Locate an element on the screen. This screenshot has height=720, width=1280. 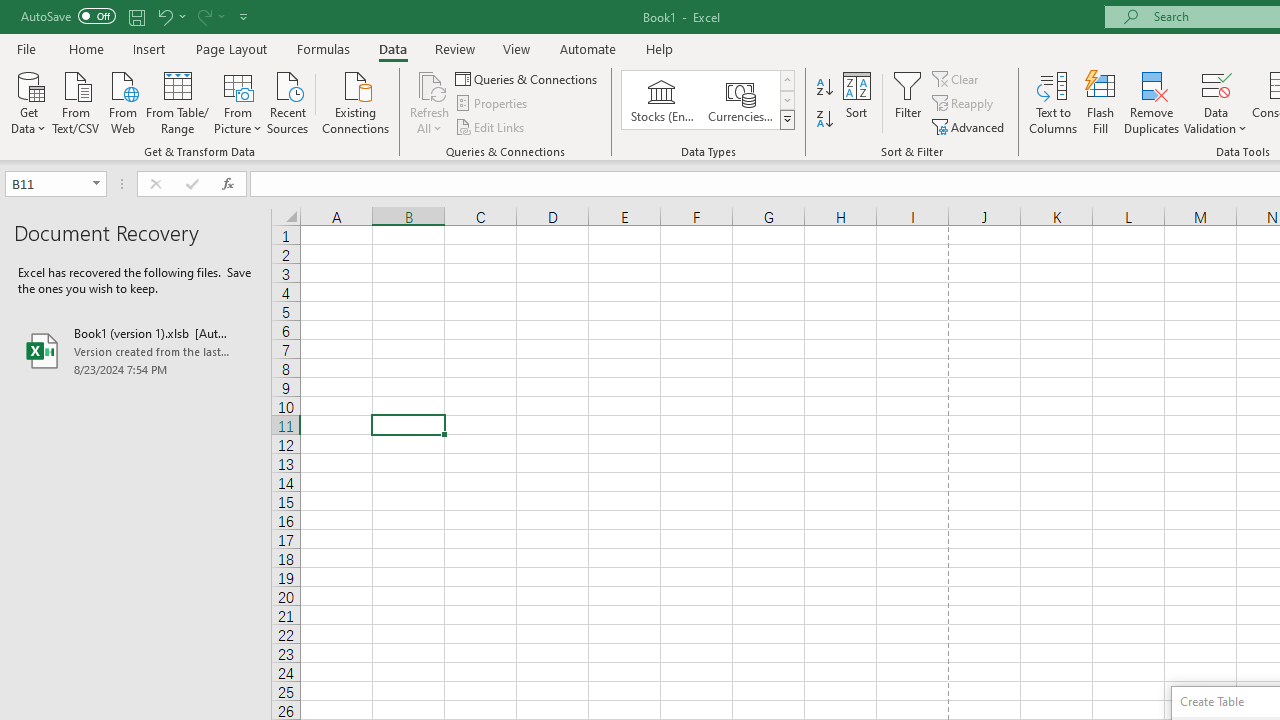
'Filter' is located at coordinates (907, 103).